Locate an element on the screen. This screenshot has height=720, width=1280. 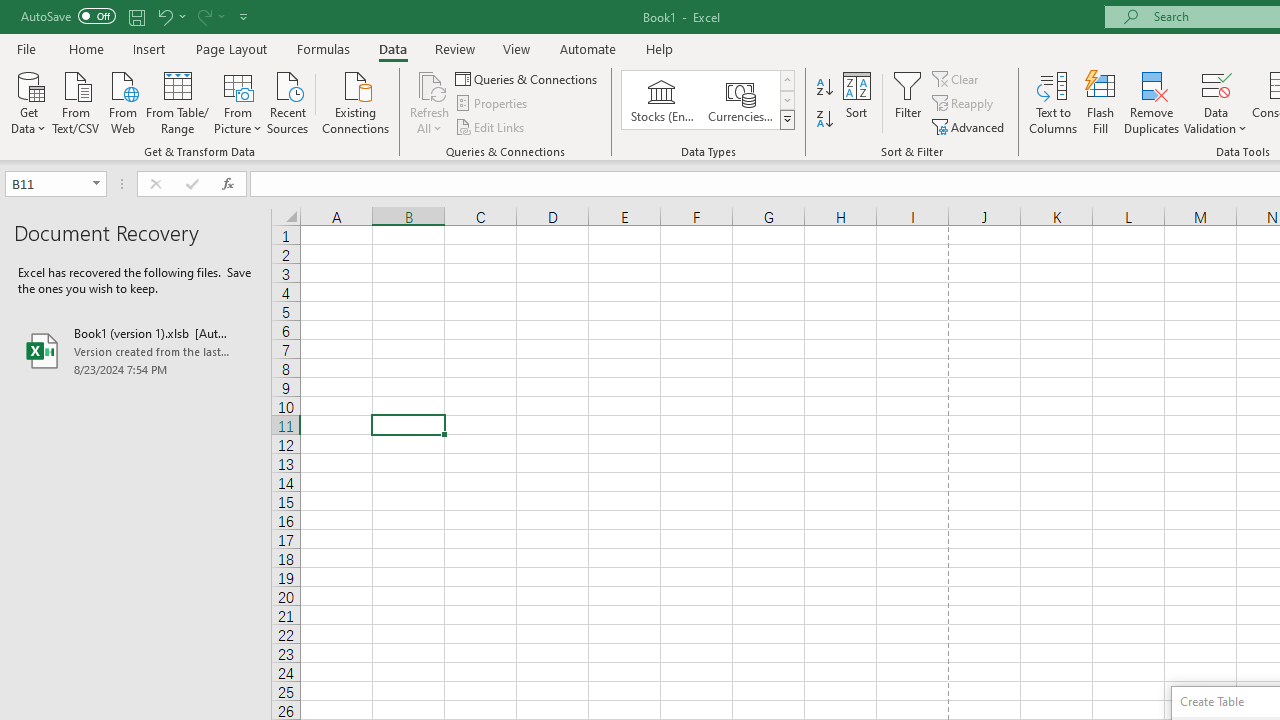
'Filter' is located at coordinates (907, 103).